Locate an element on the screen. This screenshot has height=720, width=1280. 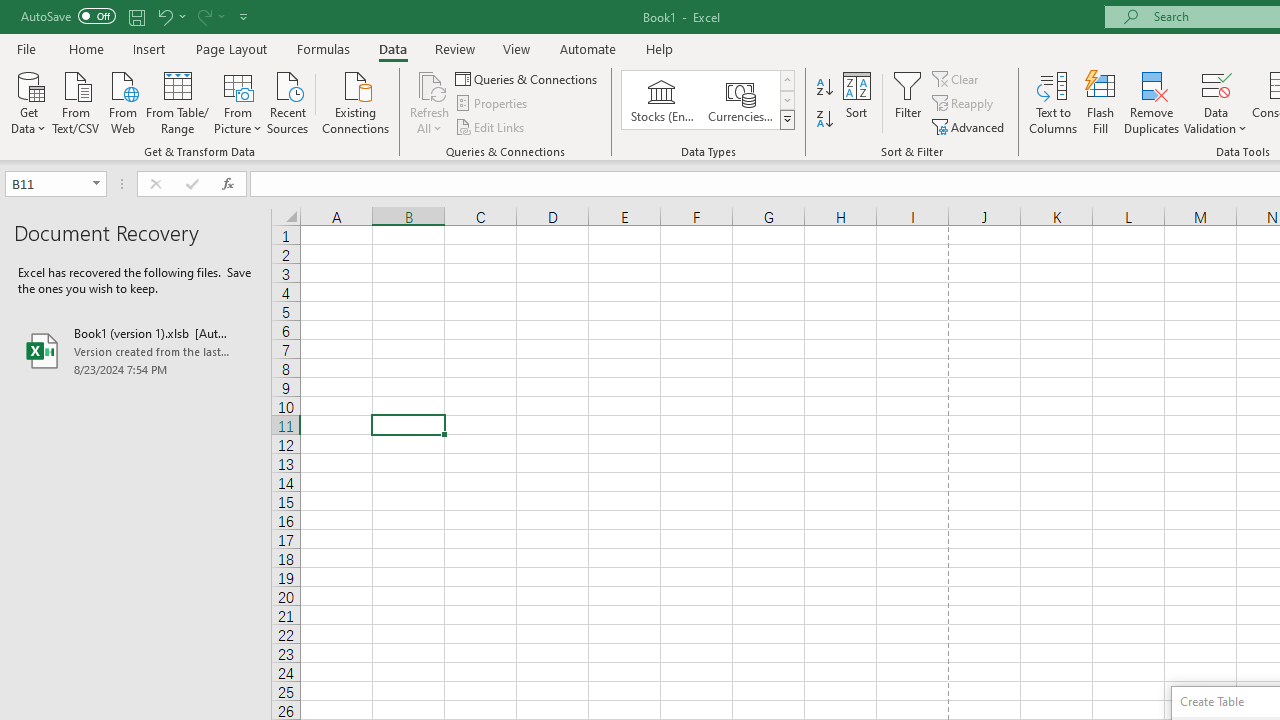
'Filter' is located at coordinates (907, 103).